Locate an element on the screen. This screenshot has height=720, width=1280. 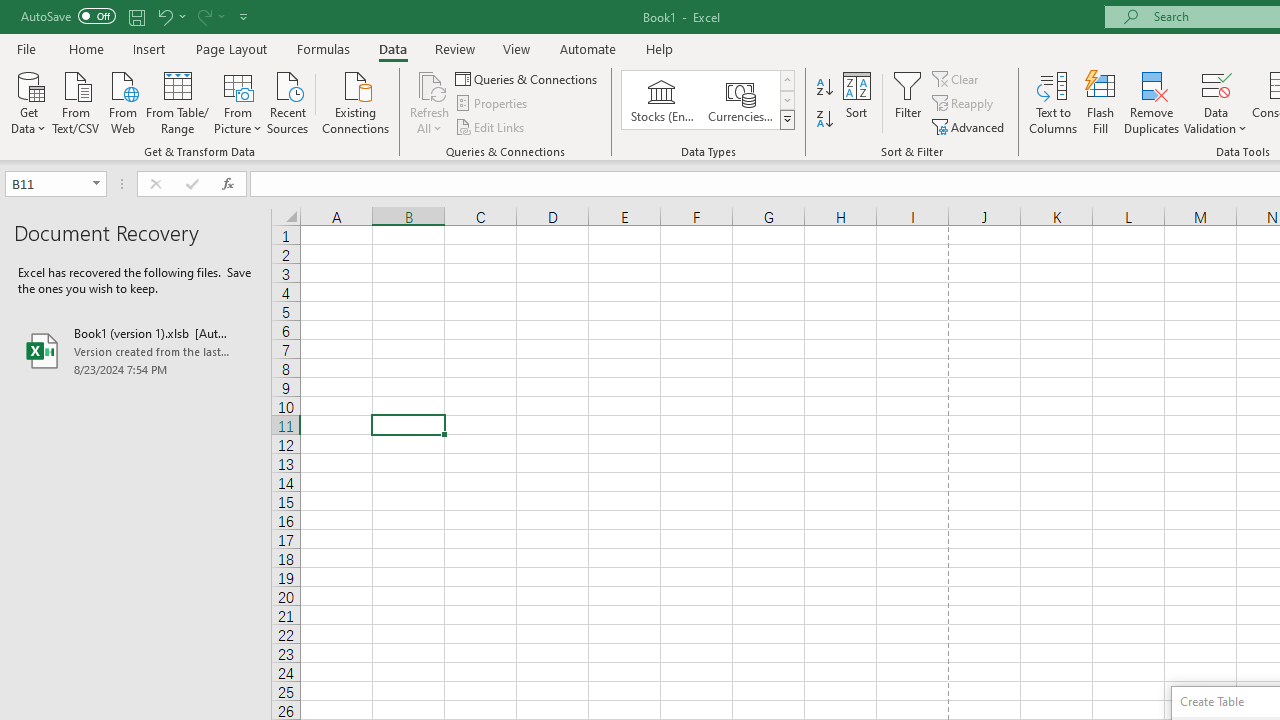
'Filter' is located at coordinates (907, 103).